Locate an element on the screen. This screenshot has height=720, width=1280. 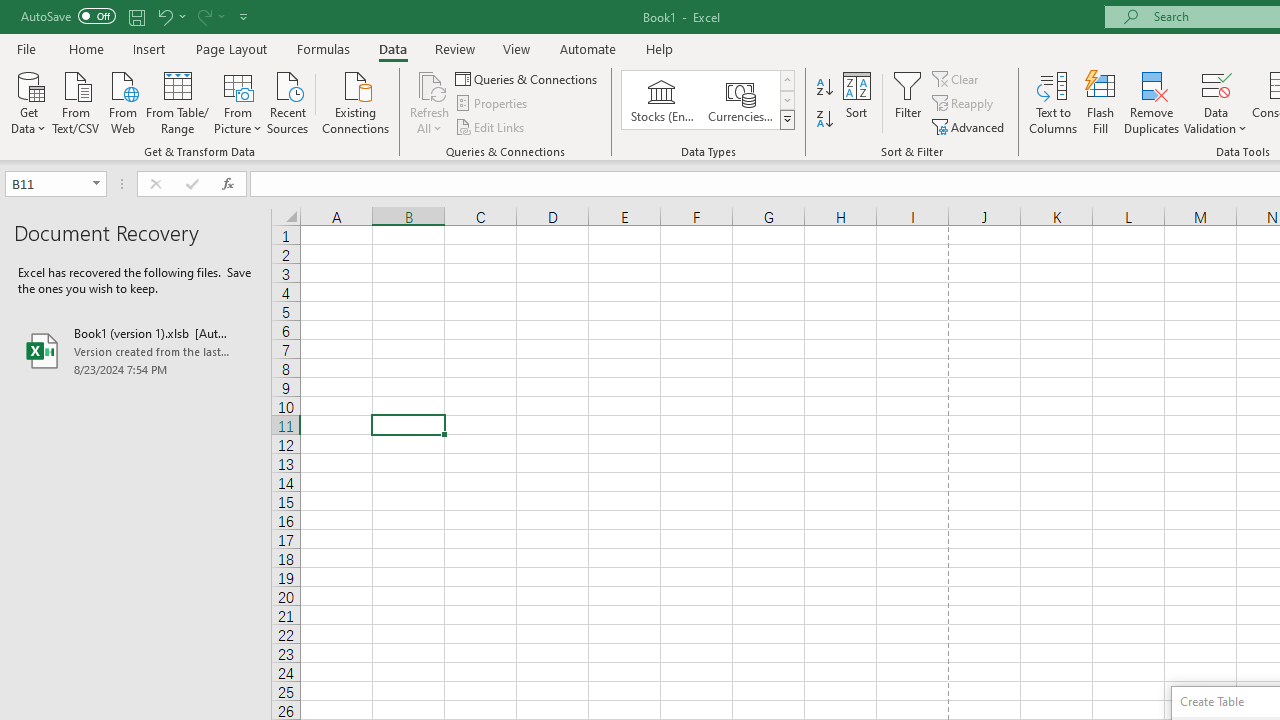
'Filter' is located at coordinates (907, 103).